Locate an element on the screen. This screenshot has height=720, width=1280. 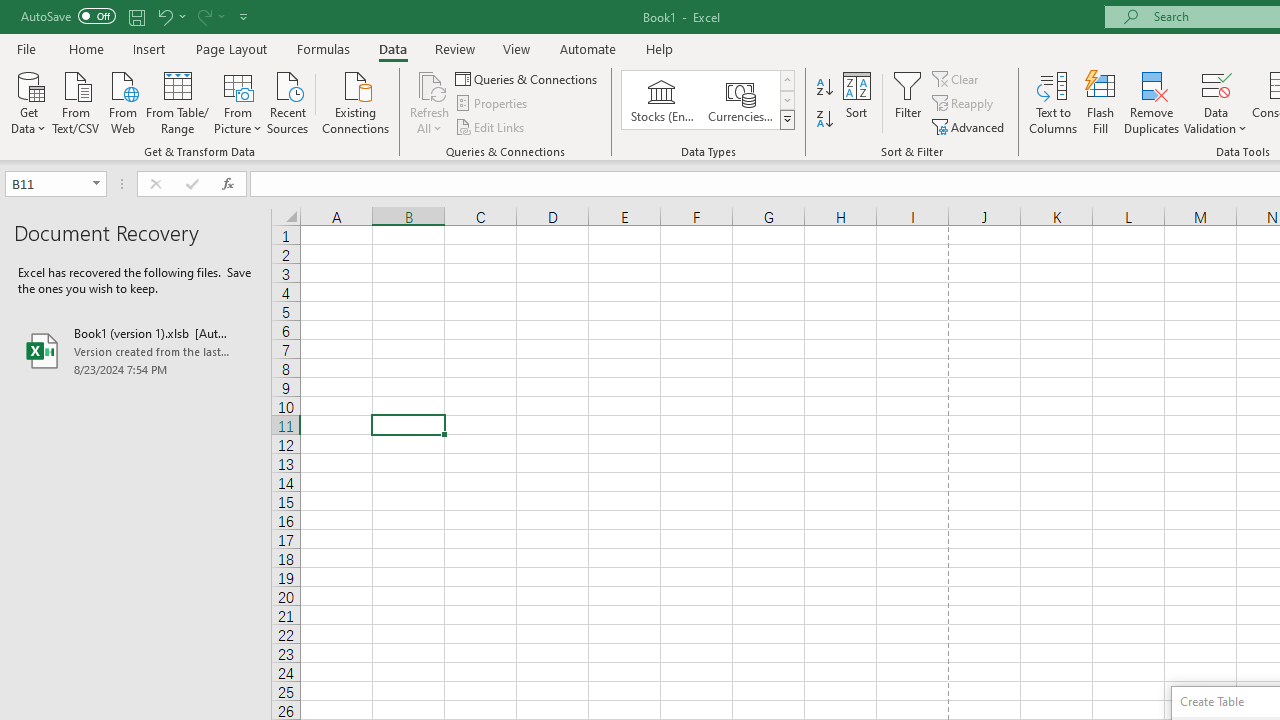
'Filter' is located at coordinates (907, 103).